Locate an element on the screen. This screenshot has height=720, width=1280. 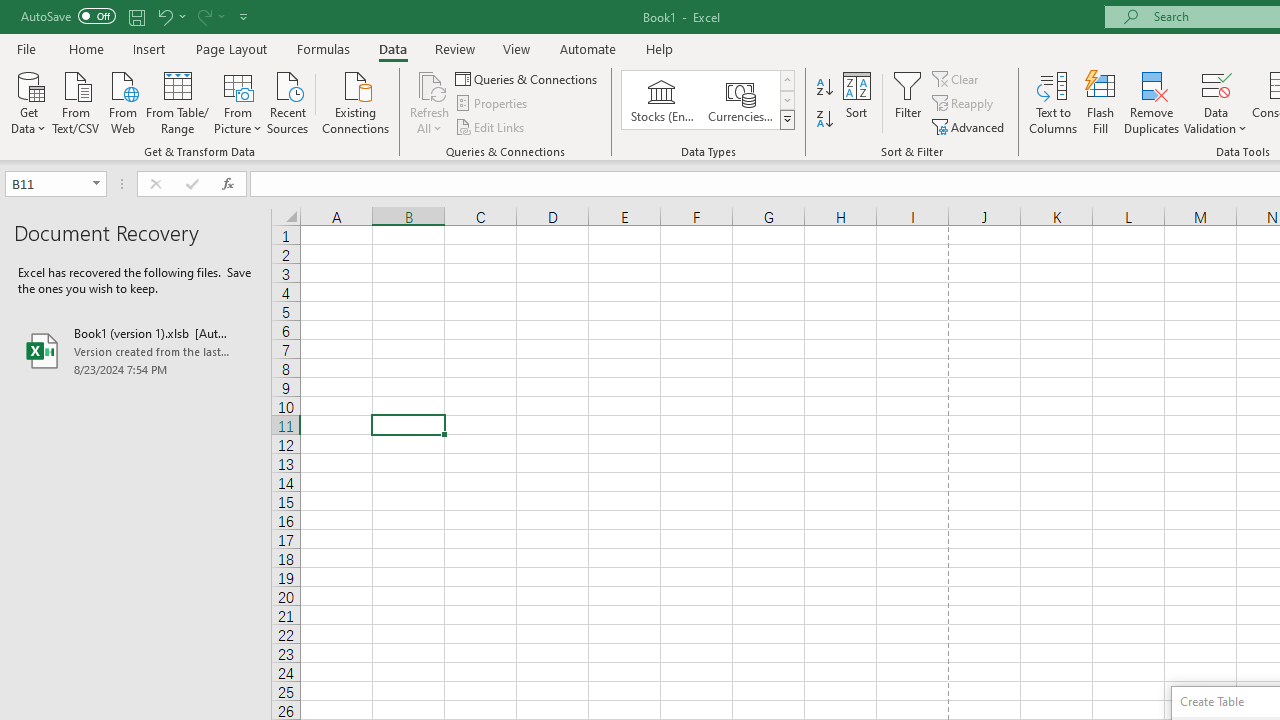
'Filter' is located at coordinates (907, 103).